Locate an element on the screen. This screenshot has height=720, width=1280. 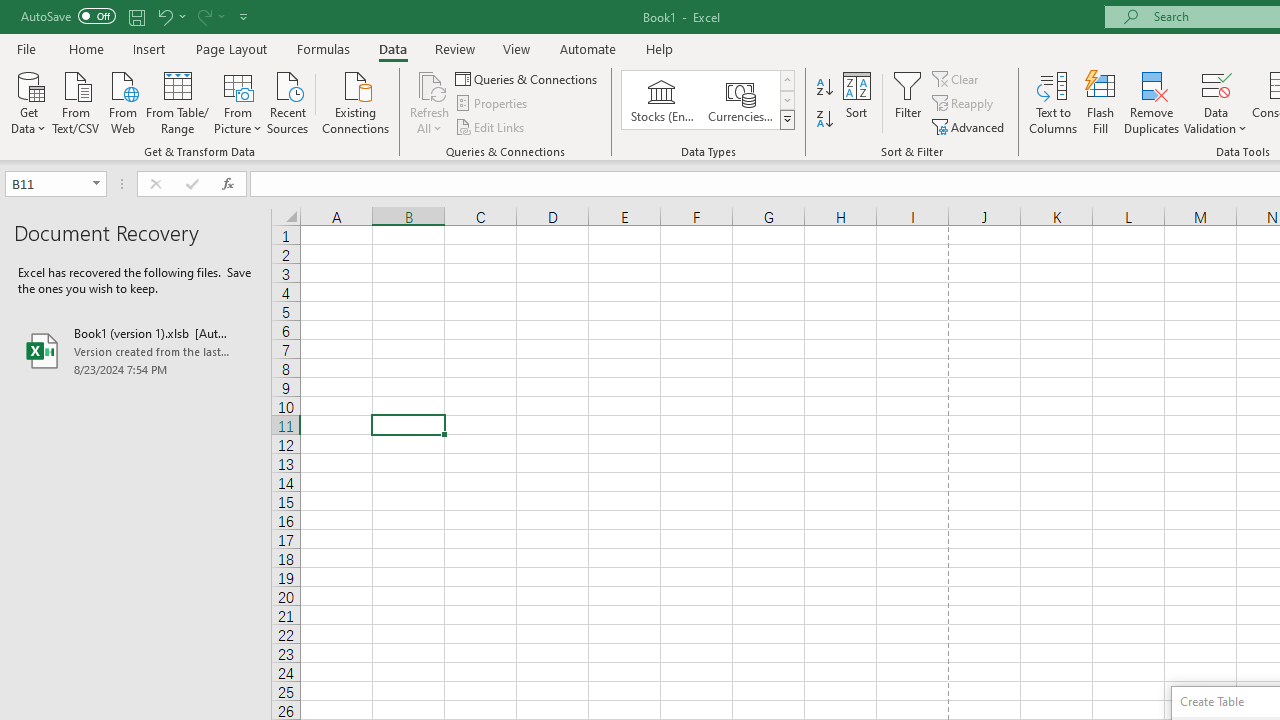
'Filter' is located at coordinates (907, 103).